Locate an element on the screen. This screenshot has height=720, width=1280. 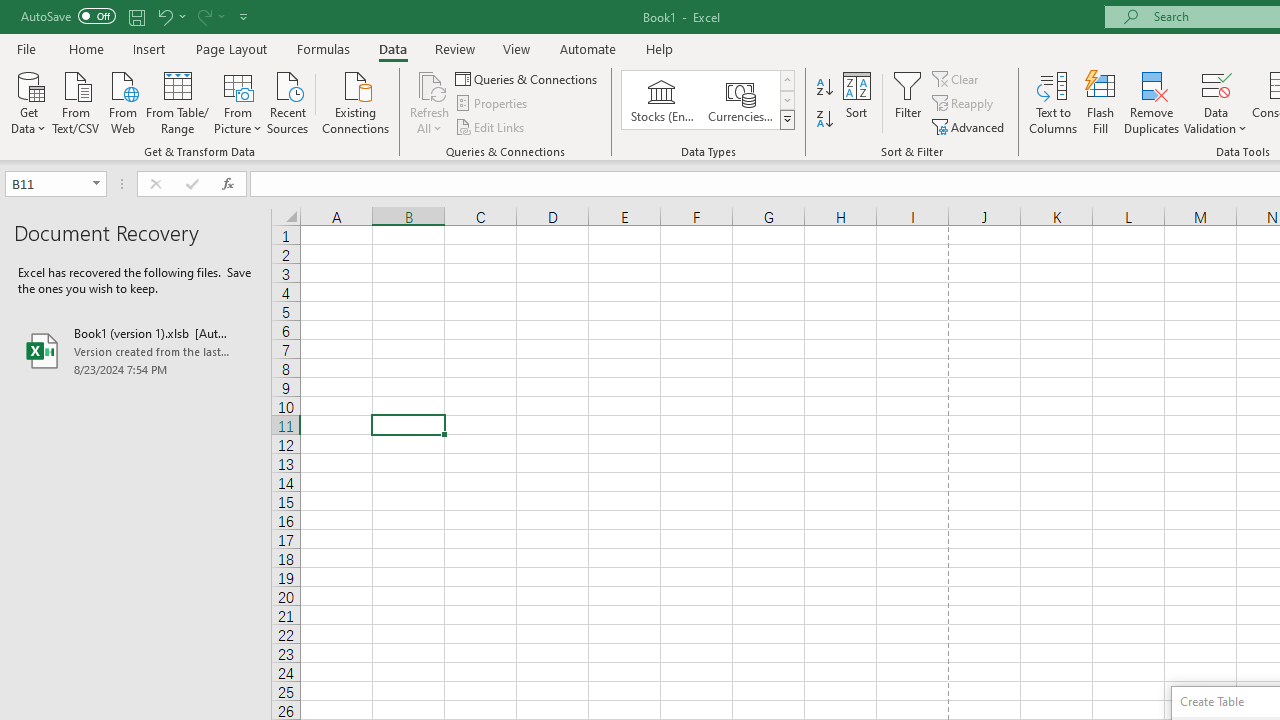
'Filter' is located at coordinates (907, 103).